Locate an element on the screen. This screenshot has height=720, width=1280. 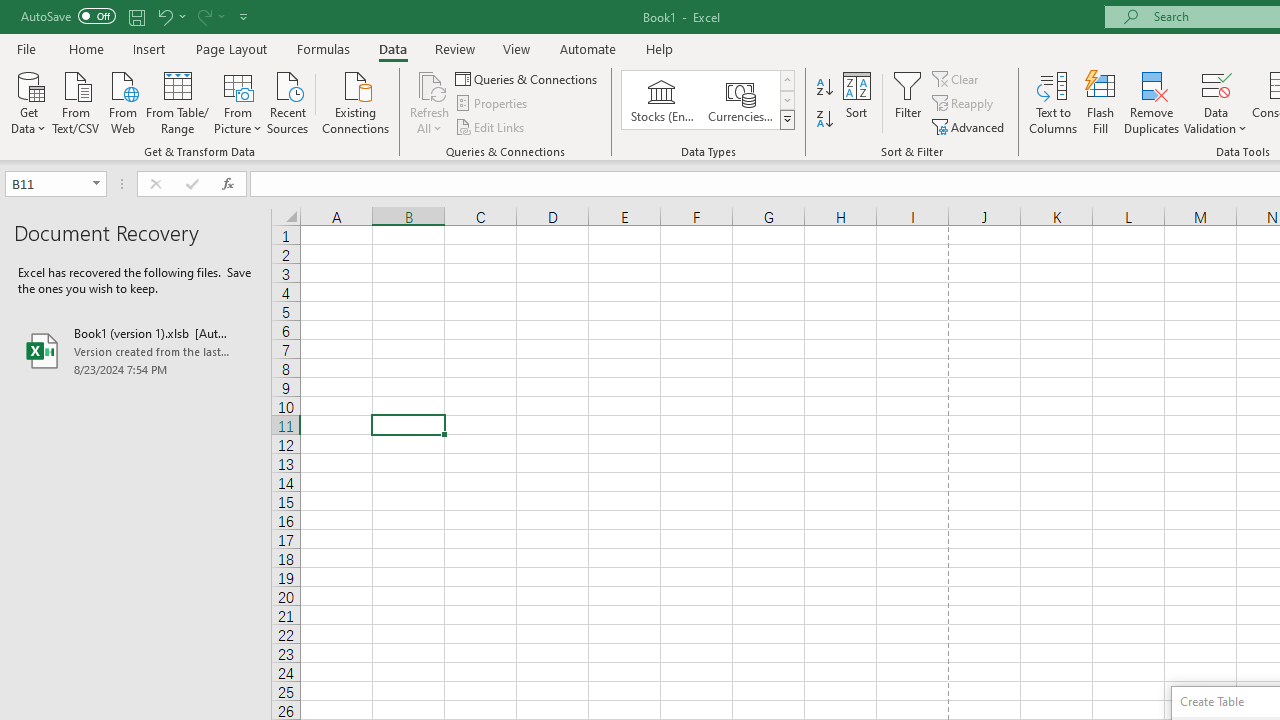
'Filter' is located at coordinates (907, 103).